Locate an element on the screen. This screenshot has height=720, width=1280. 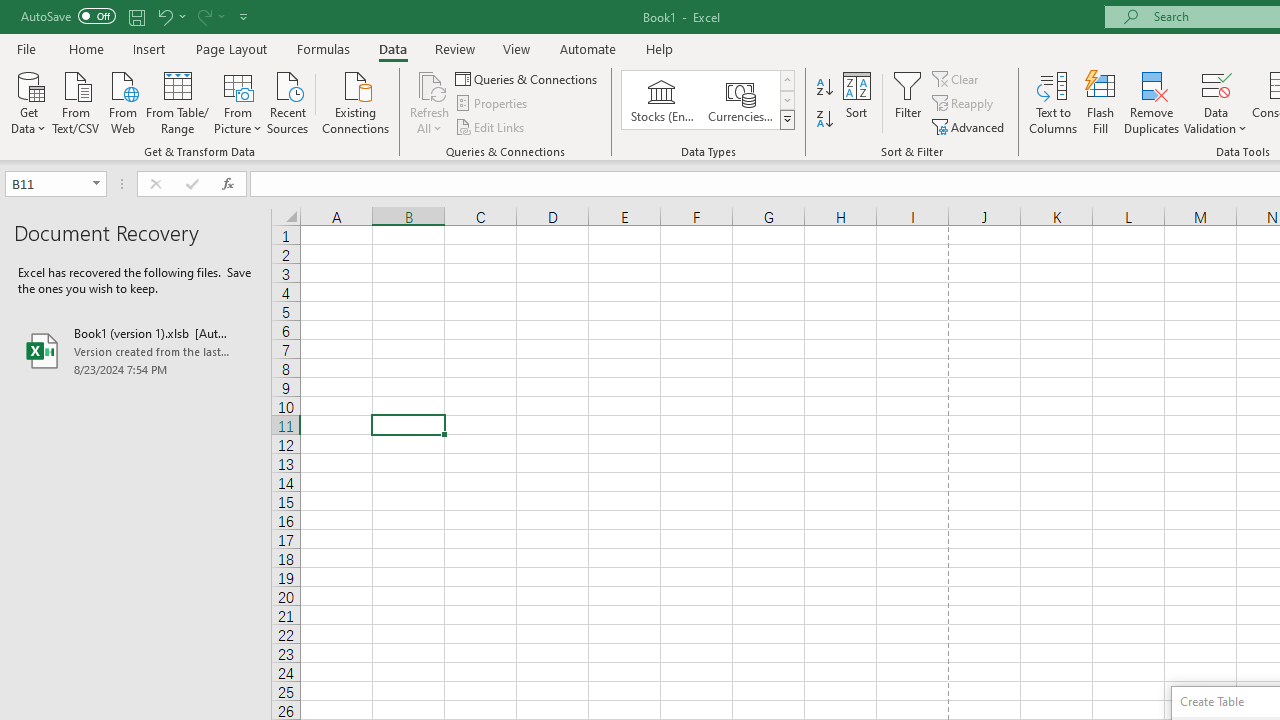
'Filter' is located at coordinates (907, 103).